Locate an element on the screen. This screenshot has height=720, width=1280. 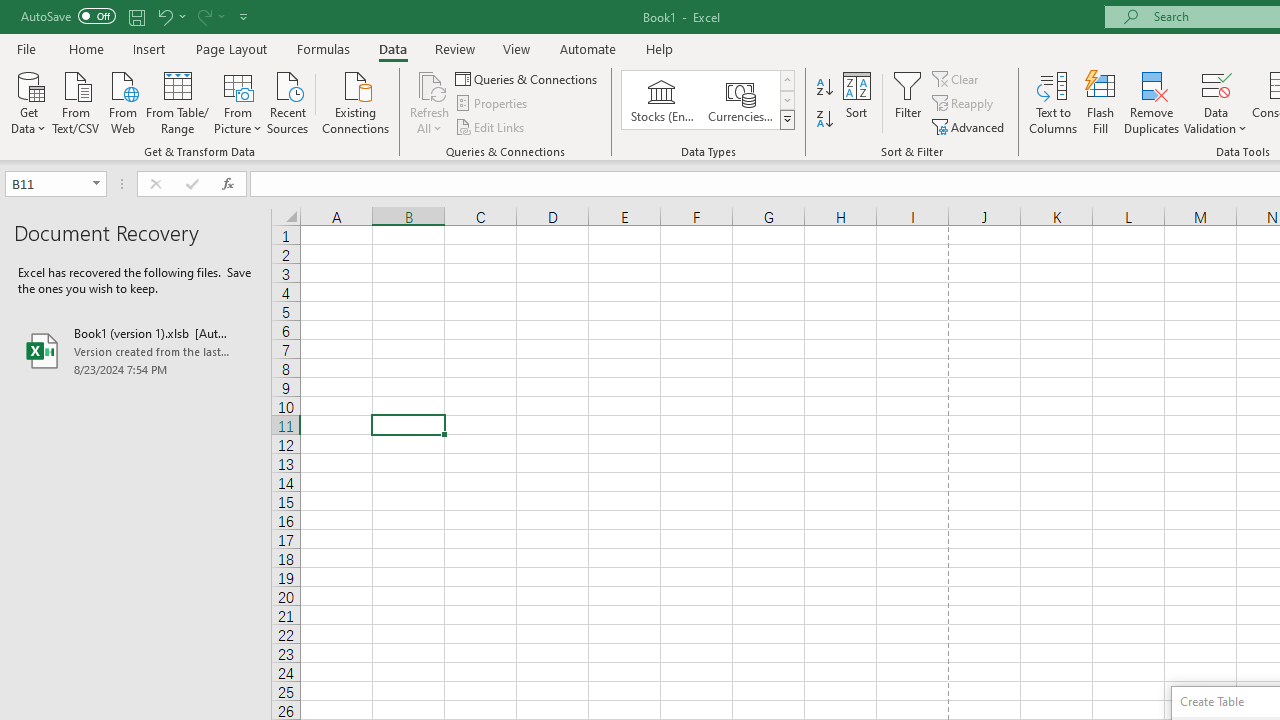
'Filter' is located at coordinates (907, 103).